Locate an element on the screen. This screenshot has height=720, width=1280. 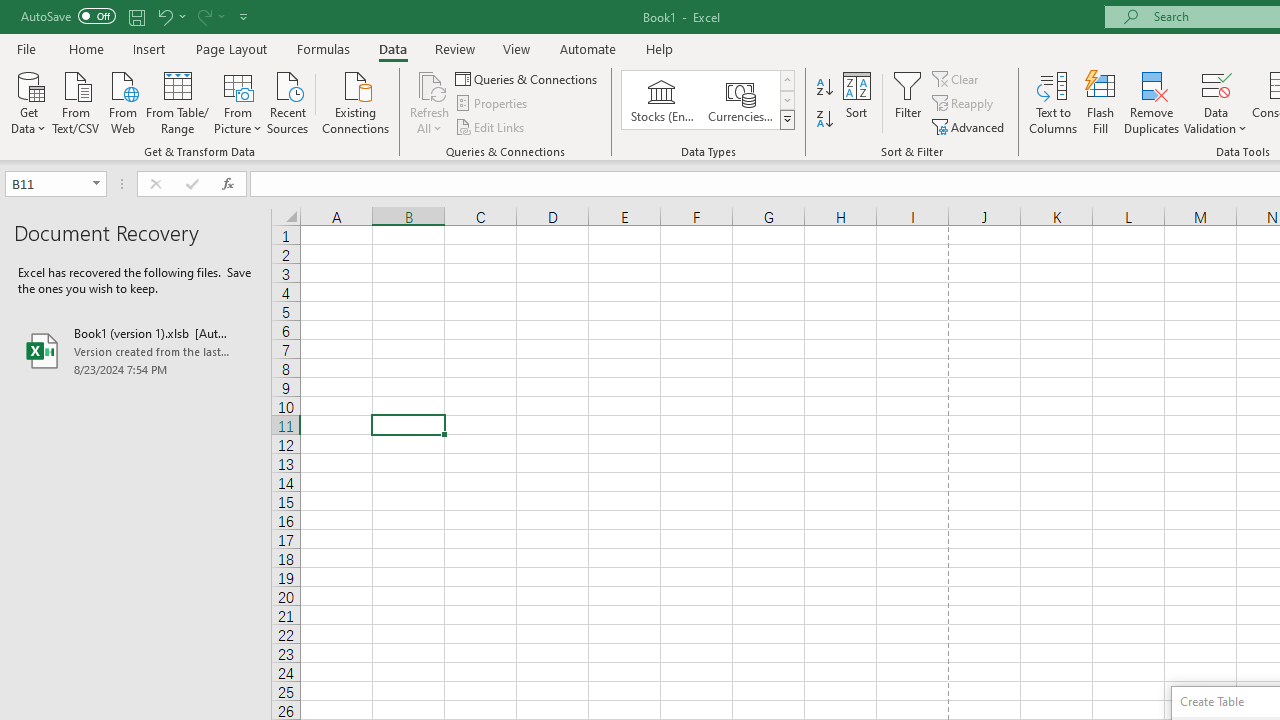
'Filter' is located at coordinates (907, 103).